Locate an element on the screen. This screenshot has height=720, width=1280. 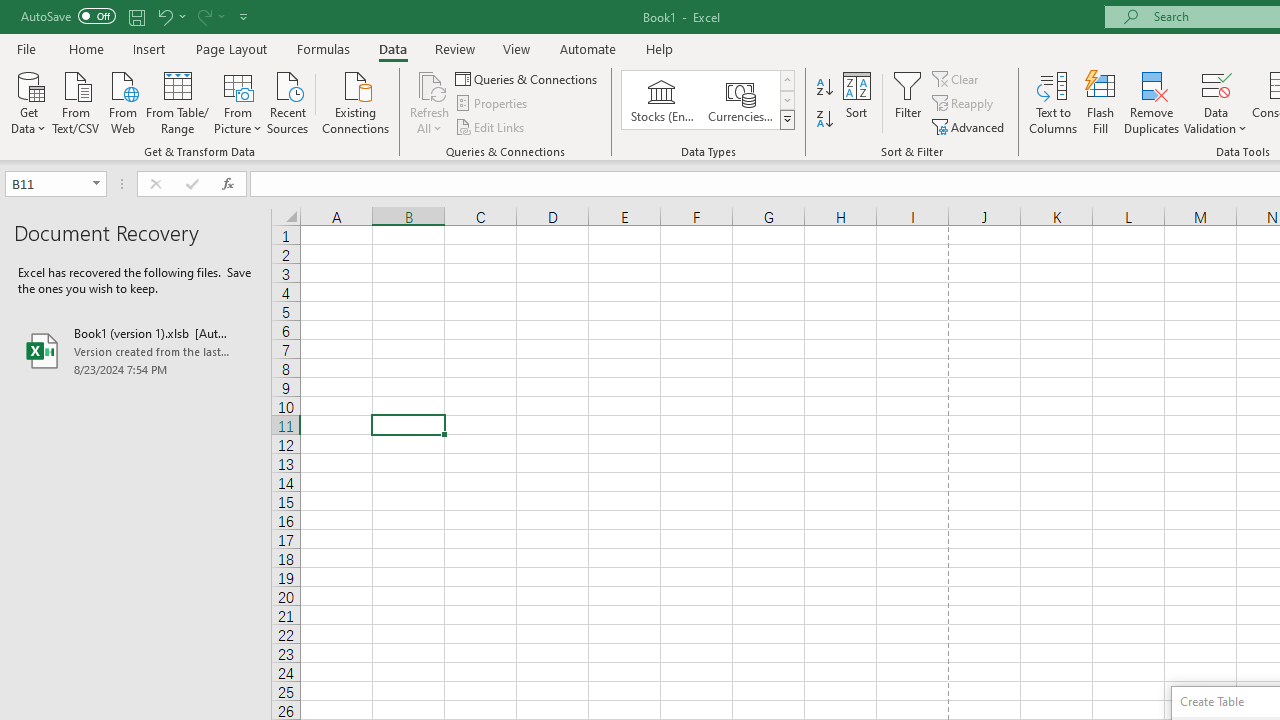
'Filter' is located at coordinates (907, 103).